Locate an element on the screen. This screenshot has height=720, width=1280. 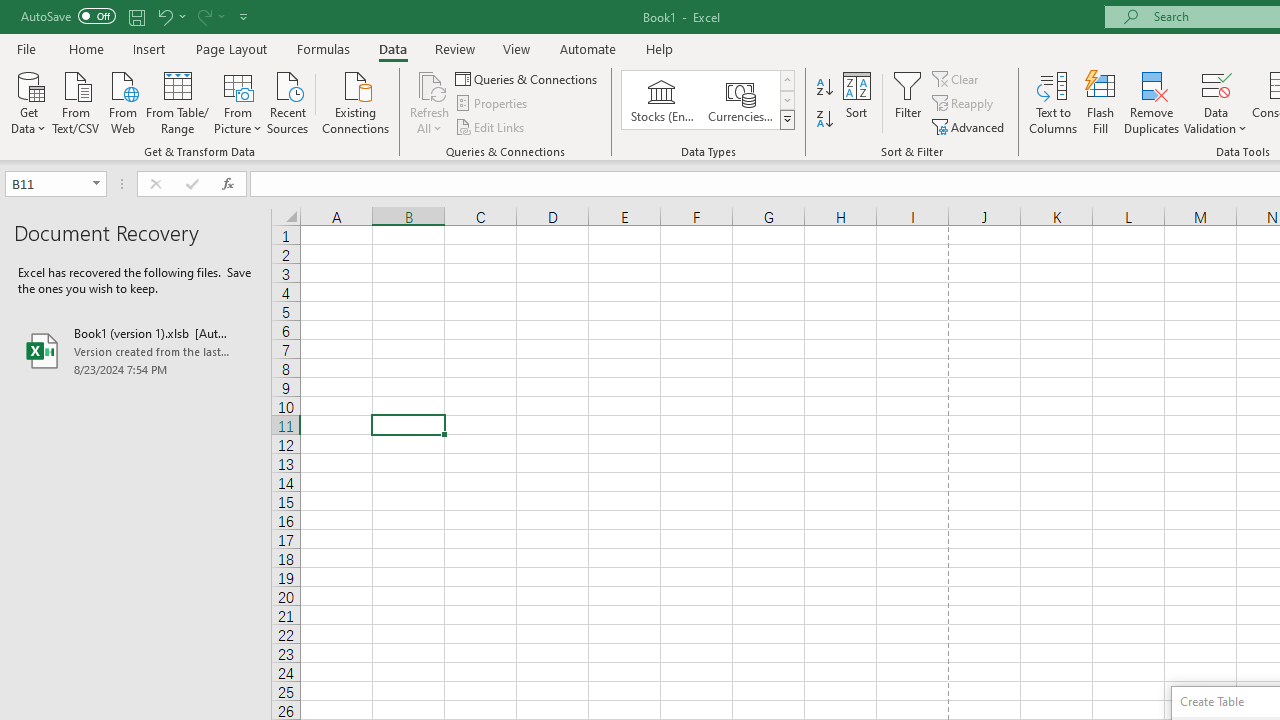
'Filter' is located at coordinates (907, 103).